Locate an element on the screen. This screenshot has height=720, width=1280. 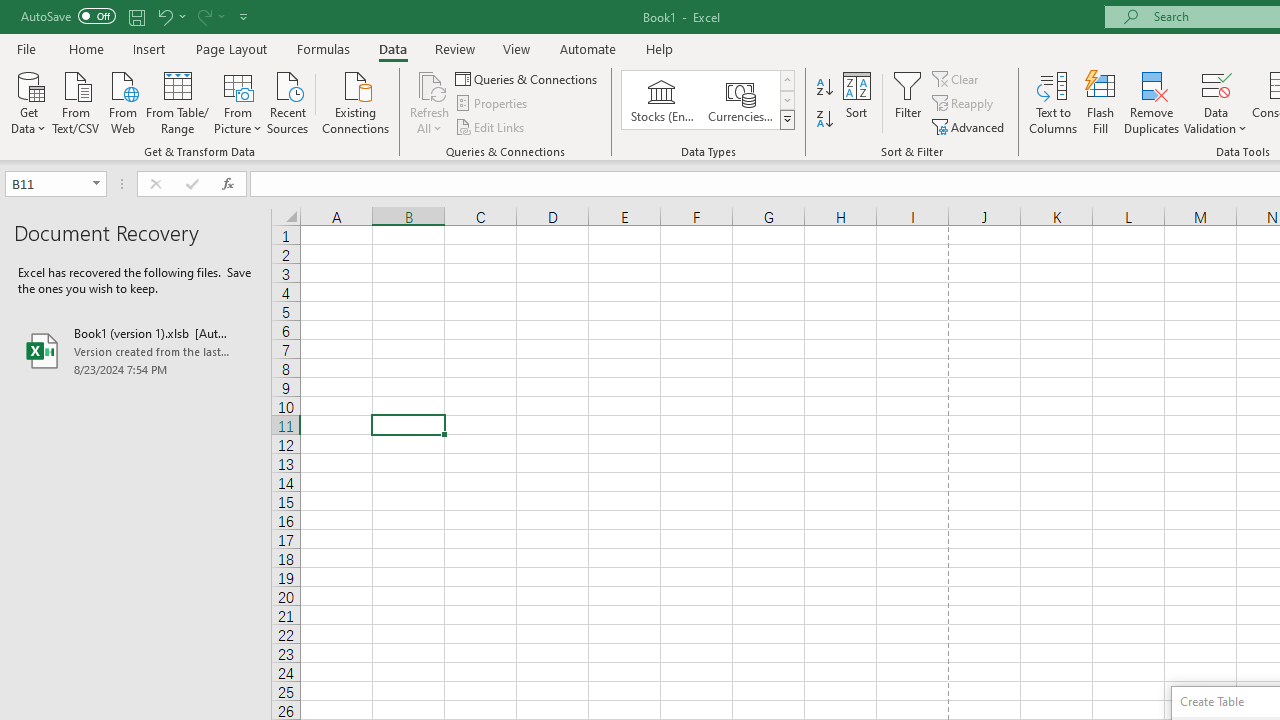
'Filter' is located at coordinates (907, 103).